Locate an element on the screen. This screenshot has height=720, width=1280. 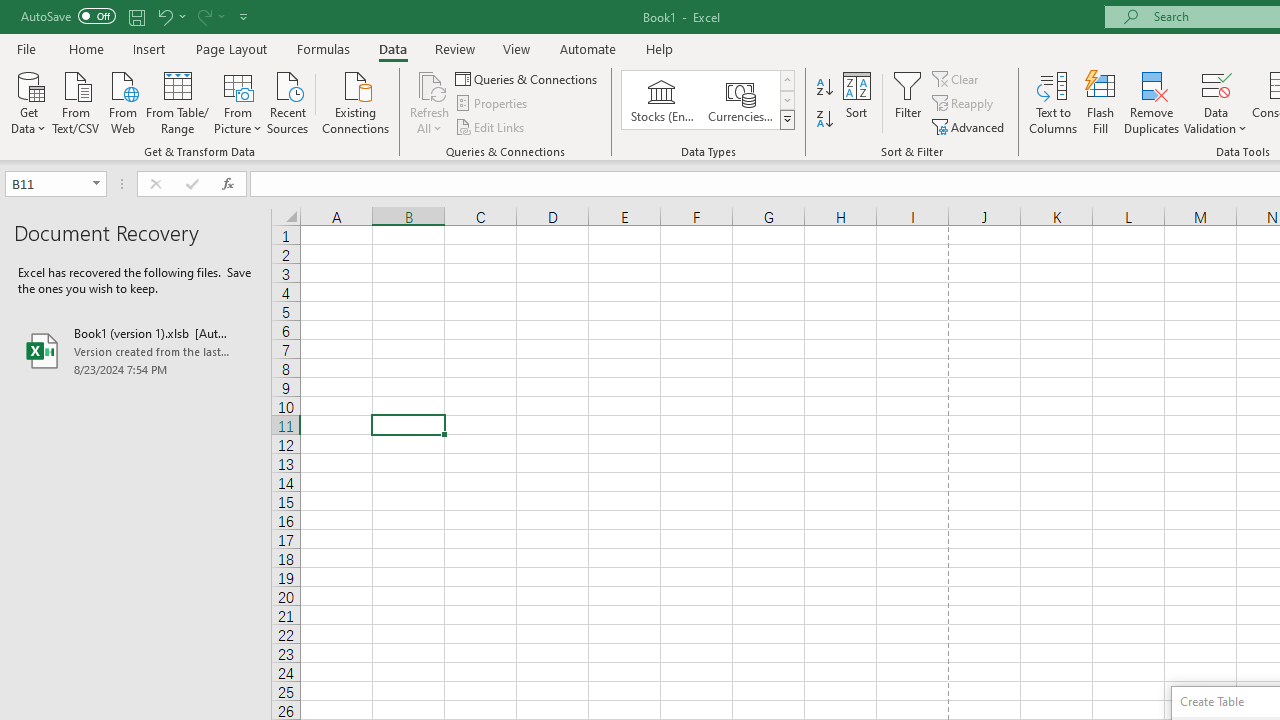
'Filter' is located at coordinates (907, 103).